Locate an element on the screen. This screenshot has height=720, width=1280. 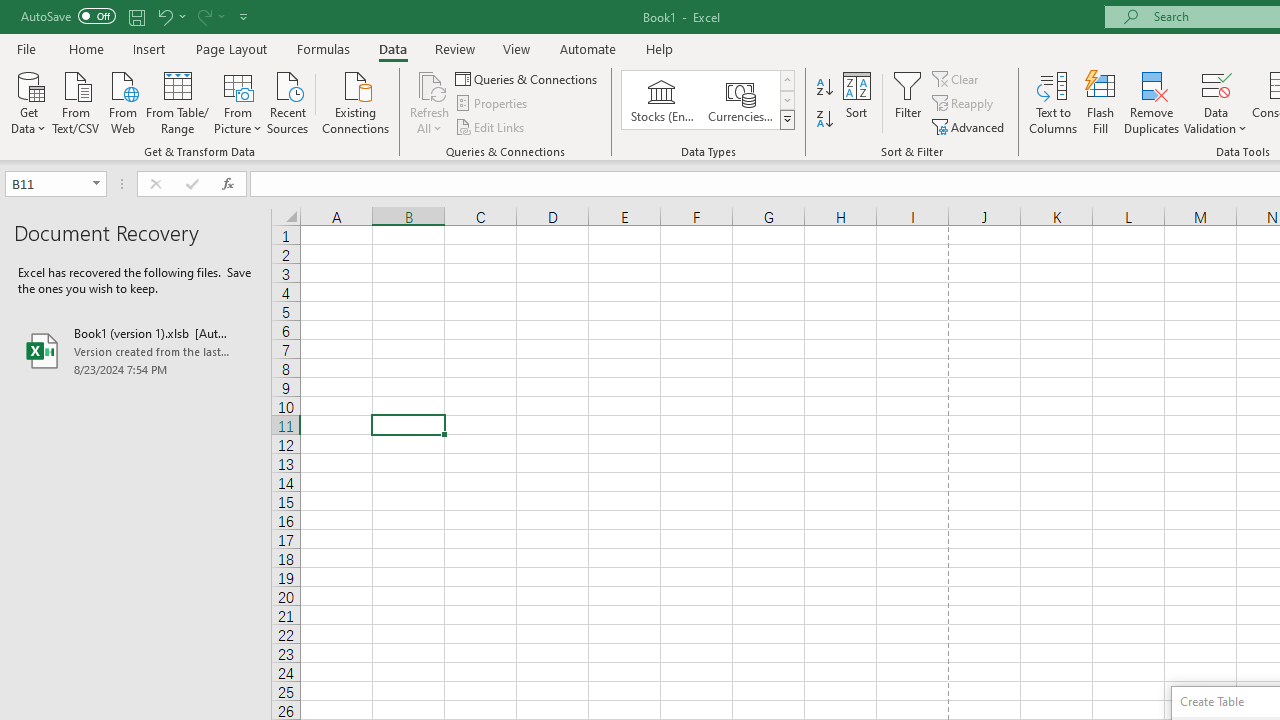
'Filter' is located at coordinates (907, 103).